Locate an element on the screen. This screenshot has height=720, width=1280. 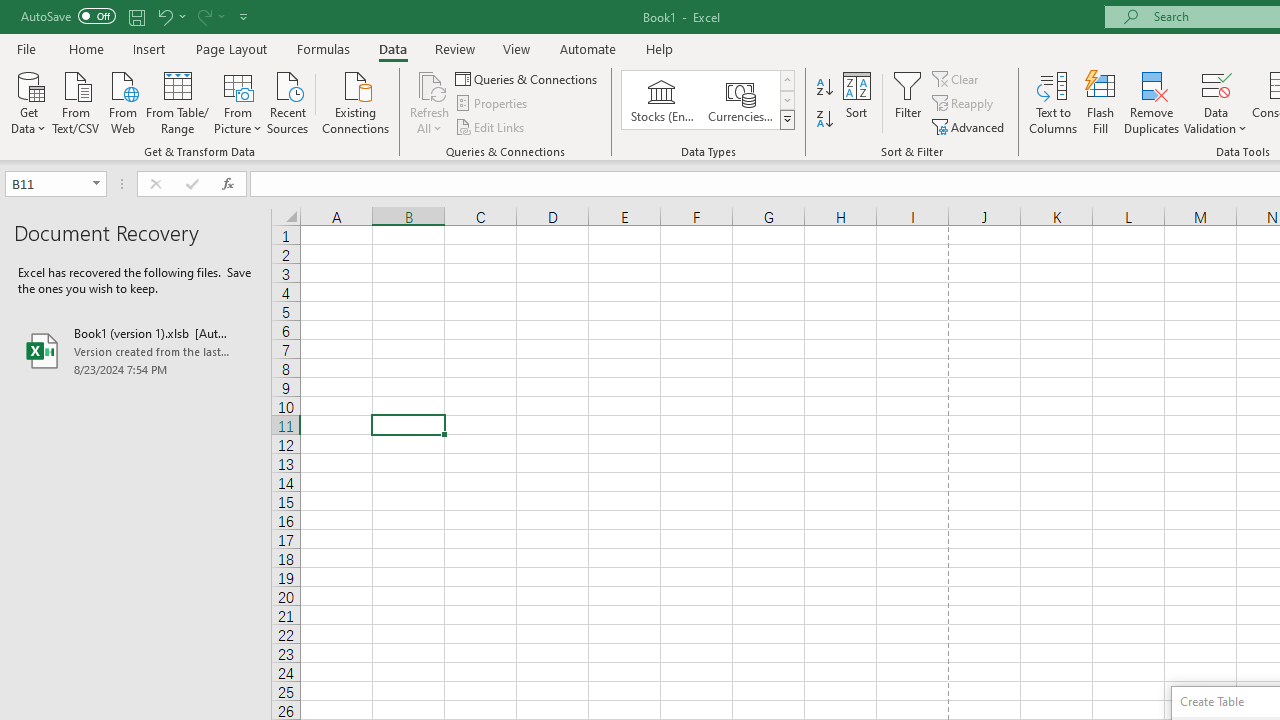
'Filter' is located at coordinates (907, 103).